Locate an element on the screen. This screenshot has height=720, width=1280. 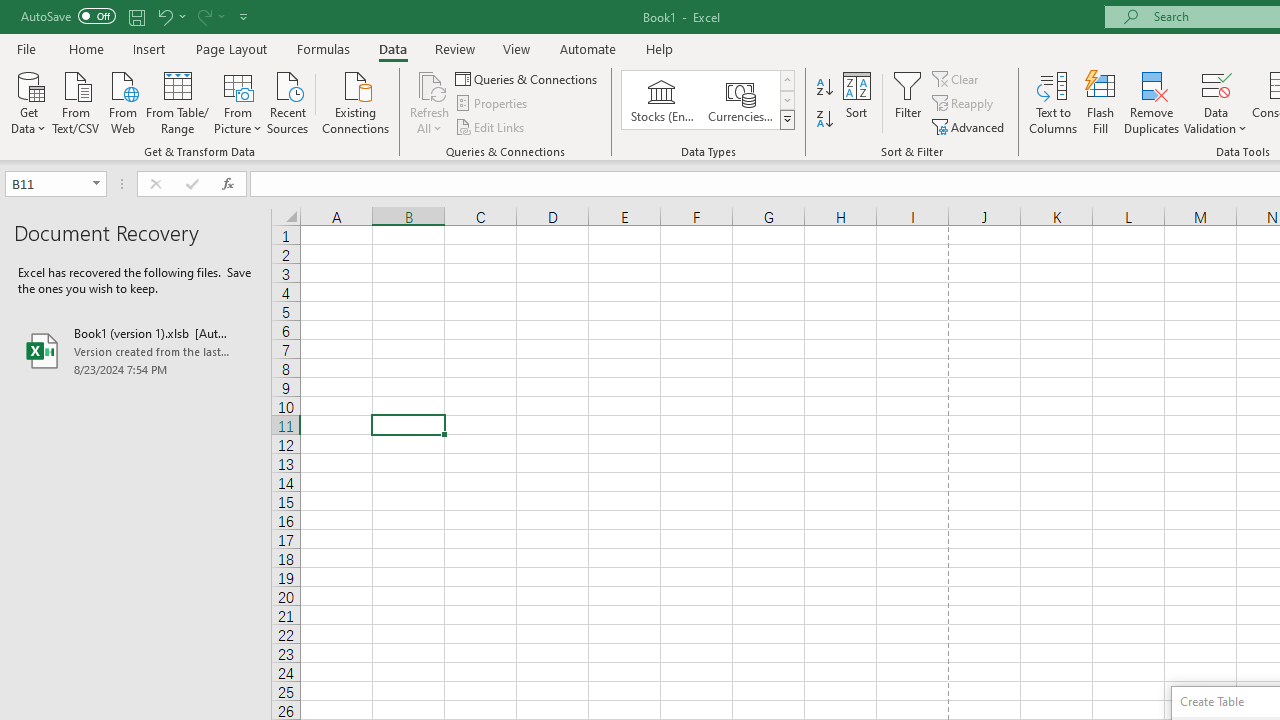
'Filter' is located at coordinates (907, 103).